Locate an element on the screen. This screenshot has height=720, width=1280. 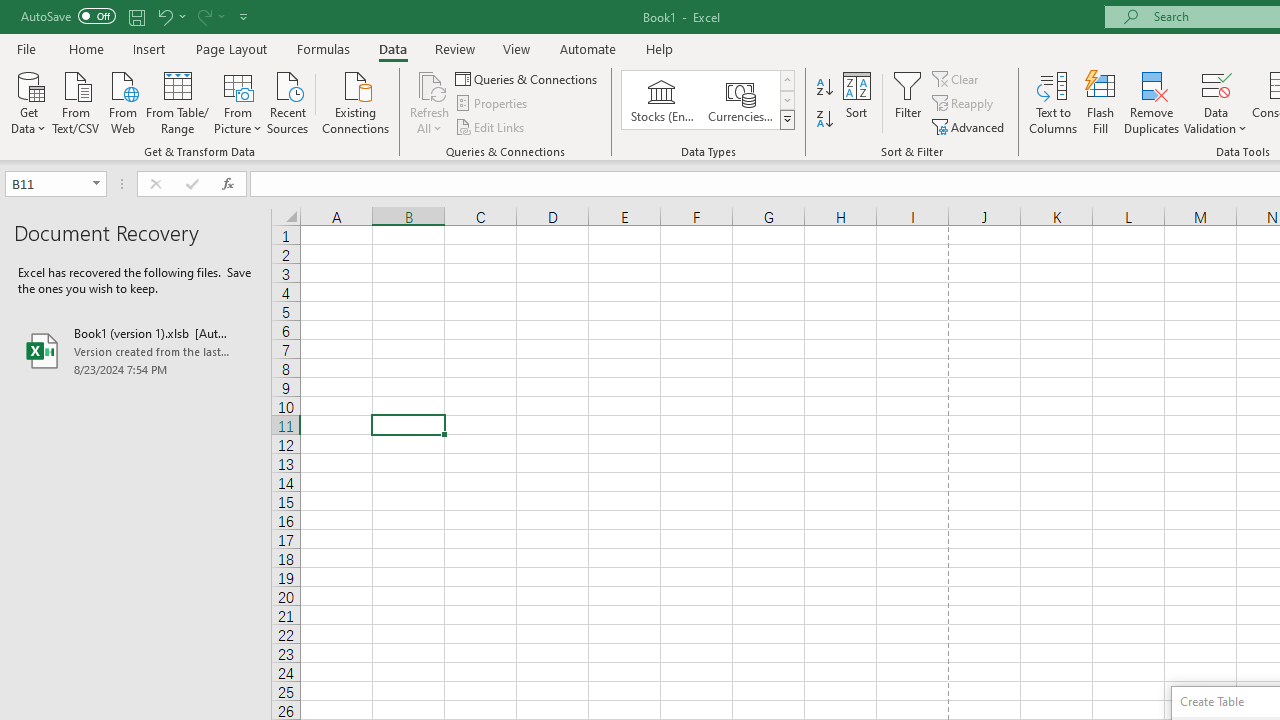
'Filter' is located at coordinates (907, 103).